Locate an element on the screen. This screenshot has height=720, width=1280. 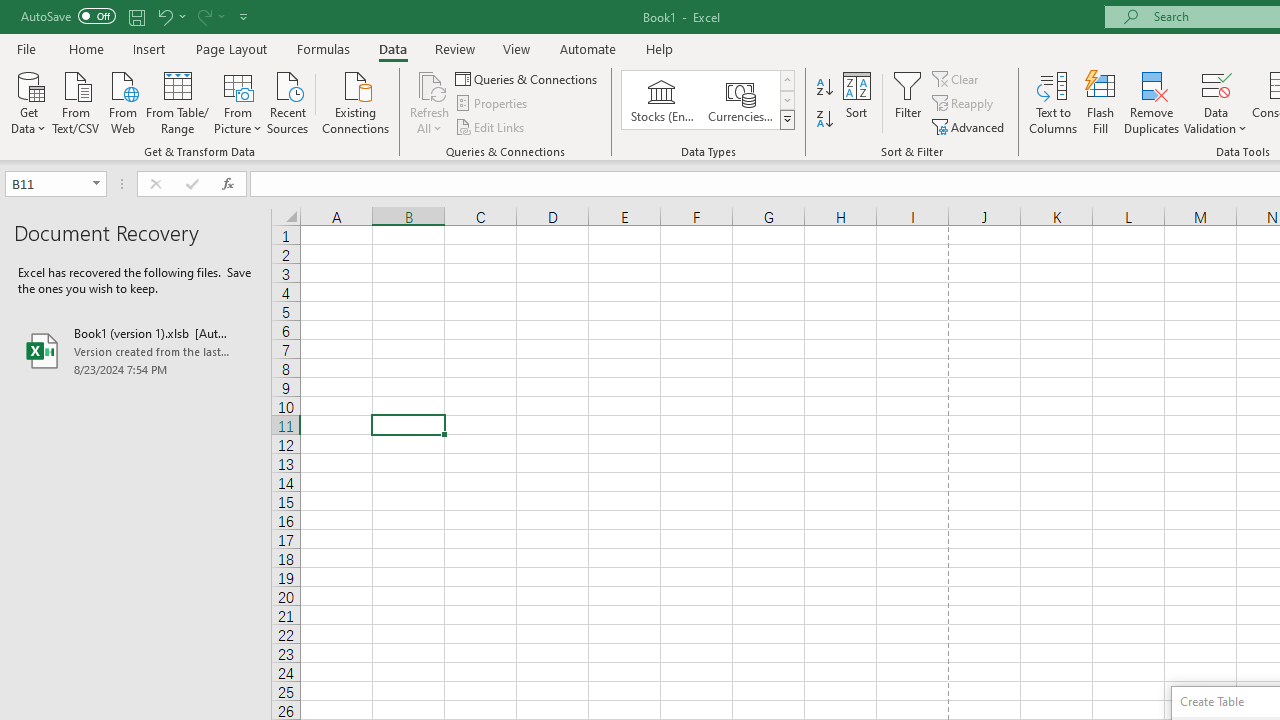
'Filter' is located at coordinates (907, 103).